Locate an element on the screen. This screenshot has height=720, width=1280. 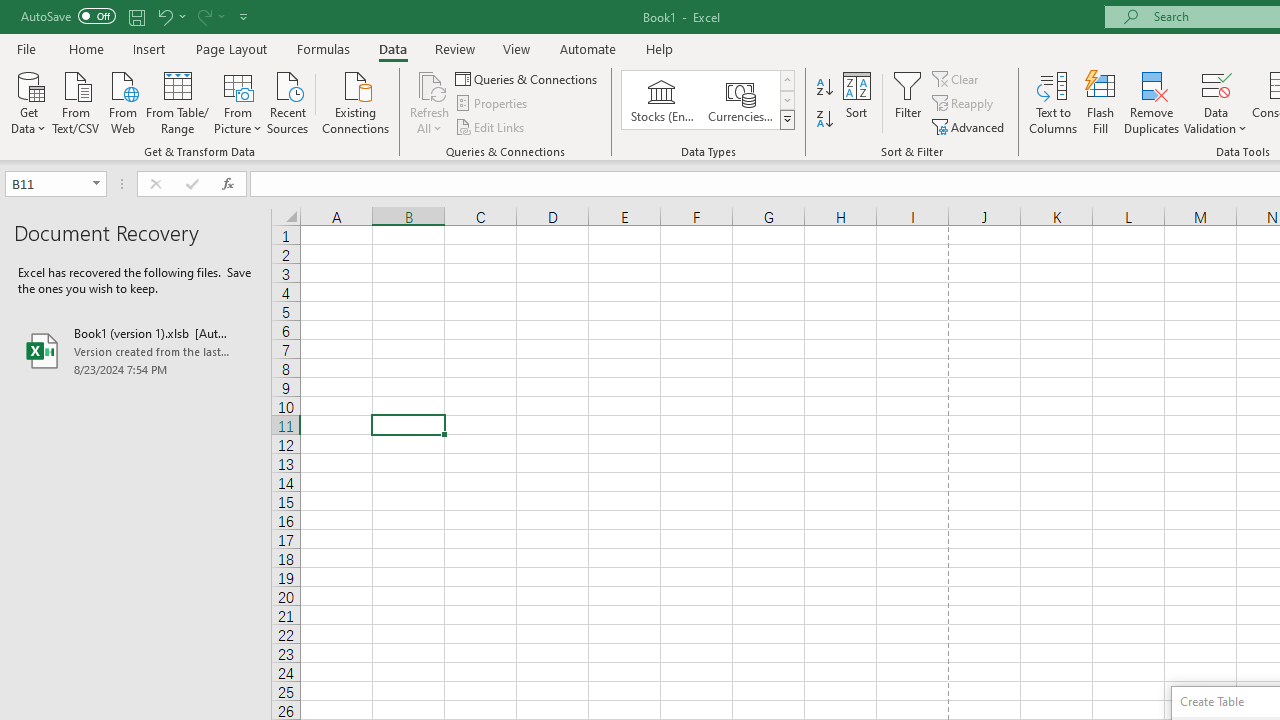
'Filter' is located at coordinates (907, 103).